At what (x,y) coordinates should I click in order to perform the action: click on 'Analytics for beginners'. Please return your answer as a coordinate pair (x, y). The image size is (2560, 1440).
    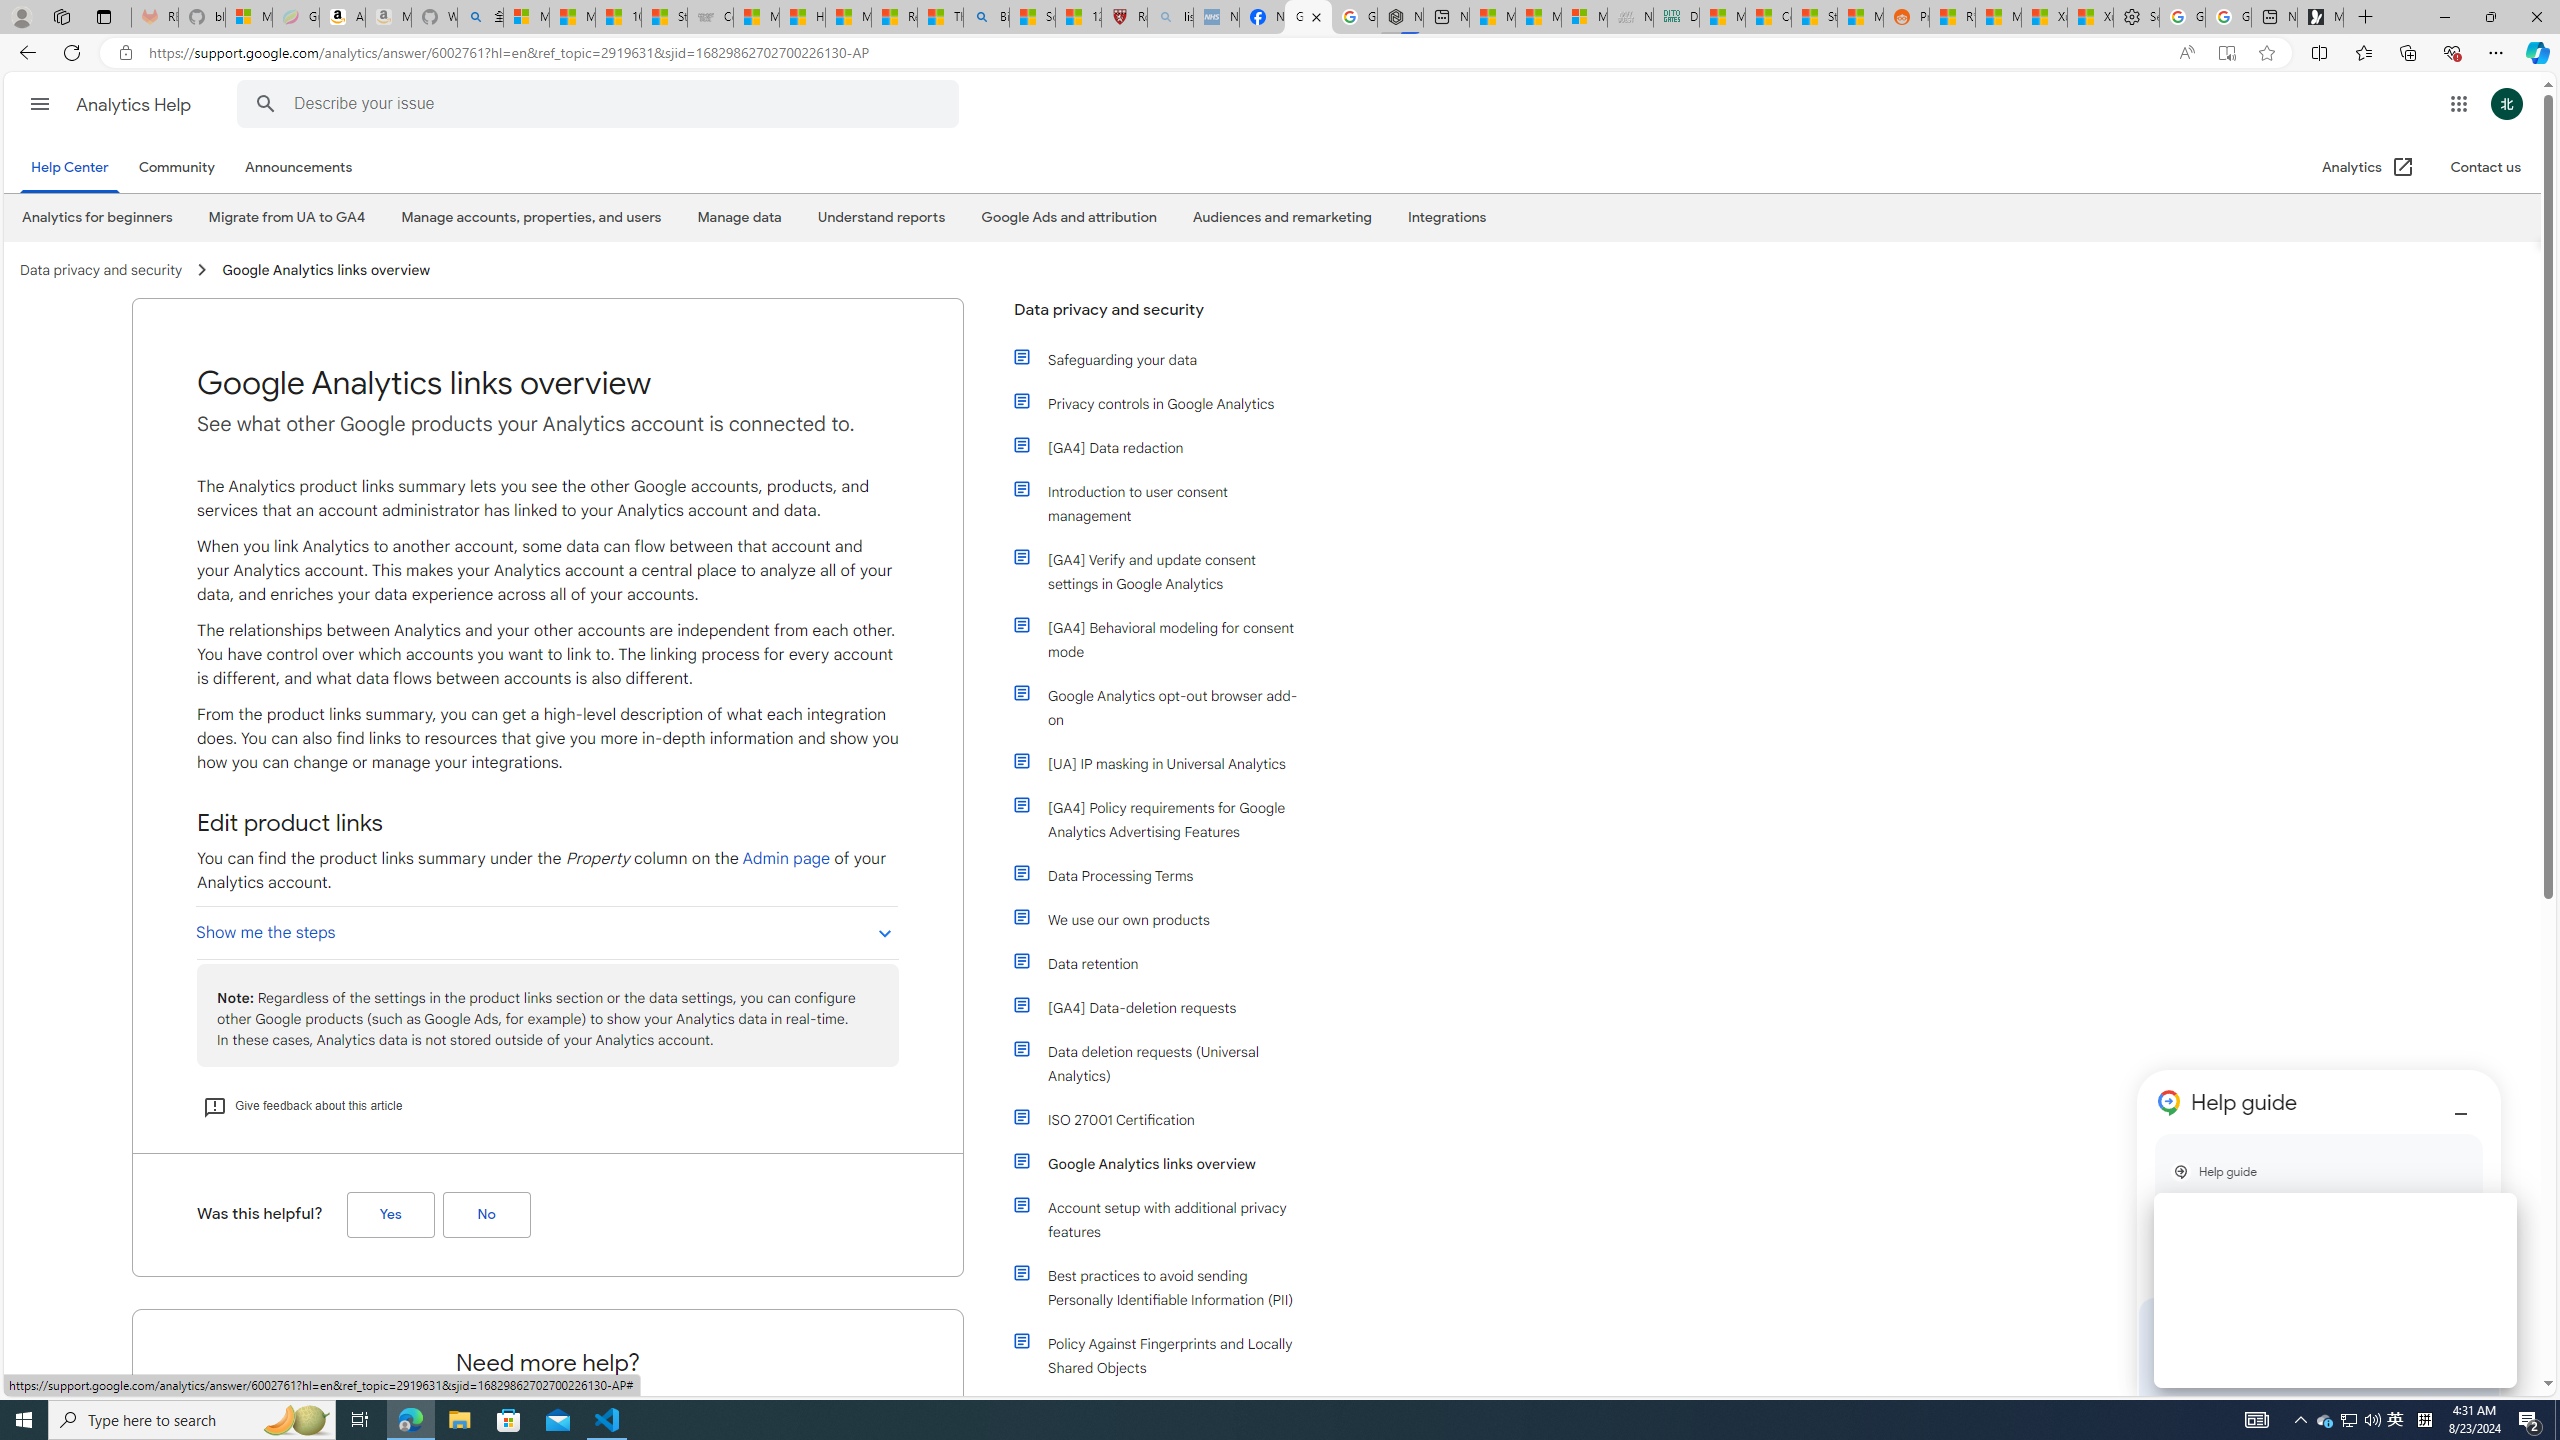
    Looking at the image, I should click on (97, 218).